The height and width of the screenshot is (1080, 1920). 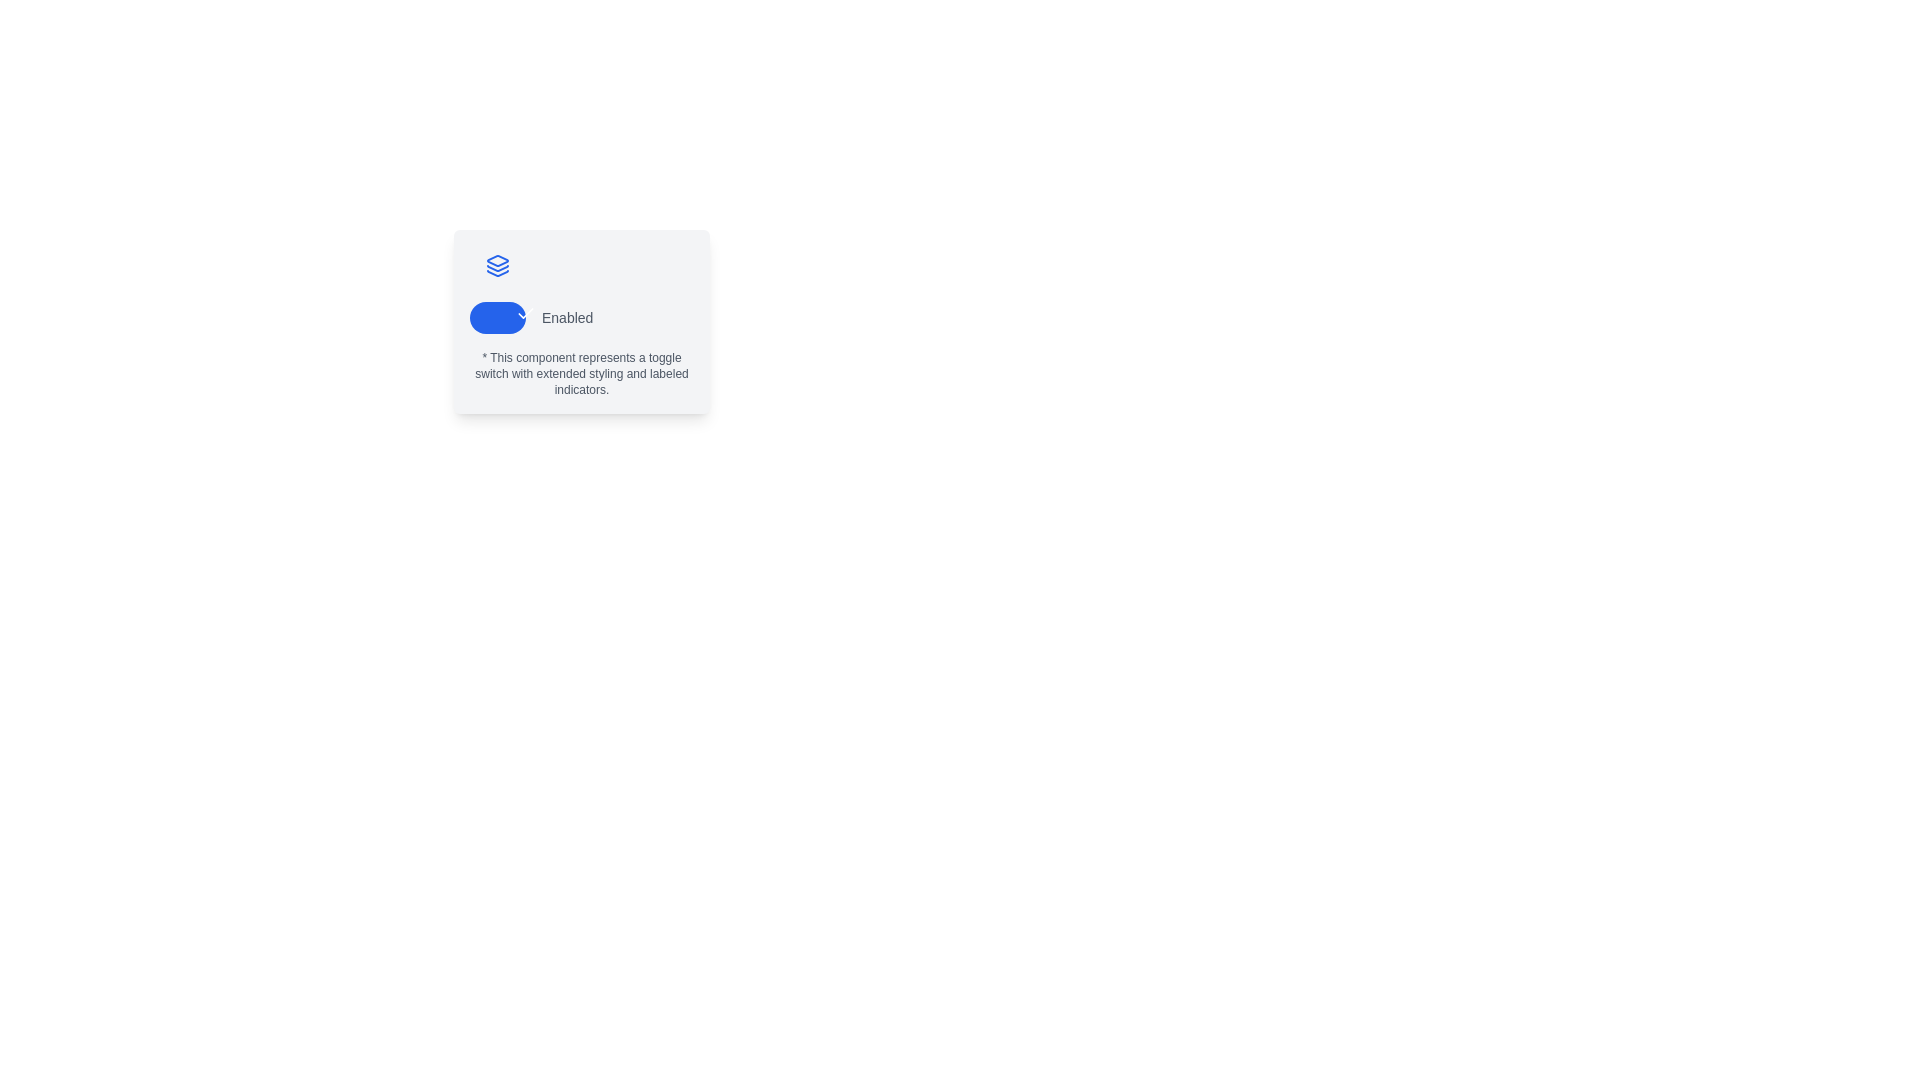 What do you see at coordinates (566, 316) in the screenshot?
I see `the text label that displays the word 'Enabled', which is rendered in a small gray font and is located to the right of a toggle switch component` at bounding box center [566, 316].